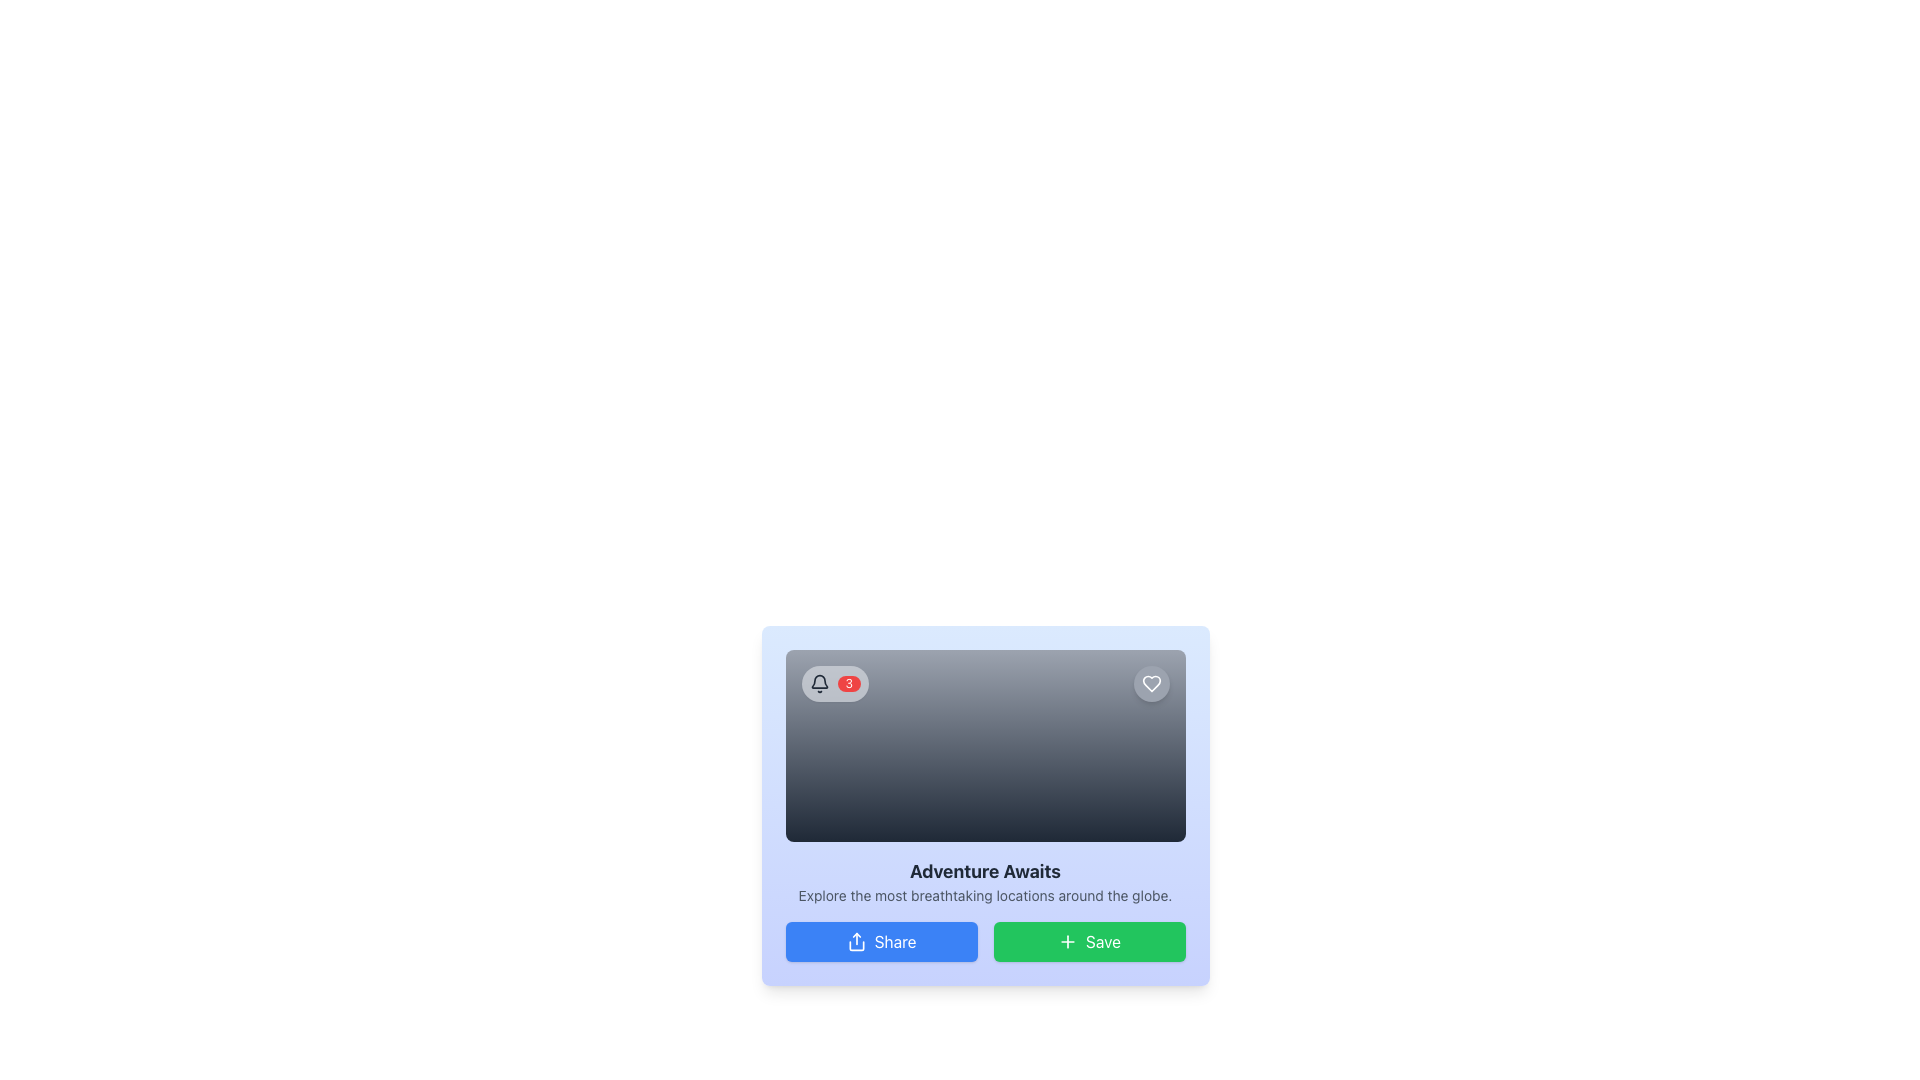 This screenshot has height=1080, width=1920. What do you see at coordinates (835, 682) in the screenshot?
I see `the Notification Badge located at the top-left corner of the gradient-colored card that indicates the count of notifications or alerts` at bounding box center [835, 682].